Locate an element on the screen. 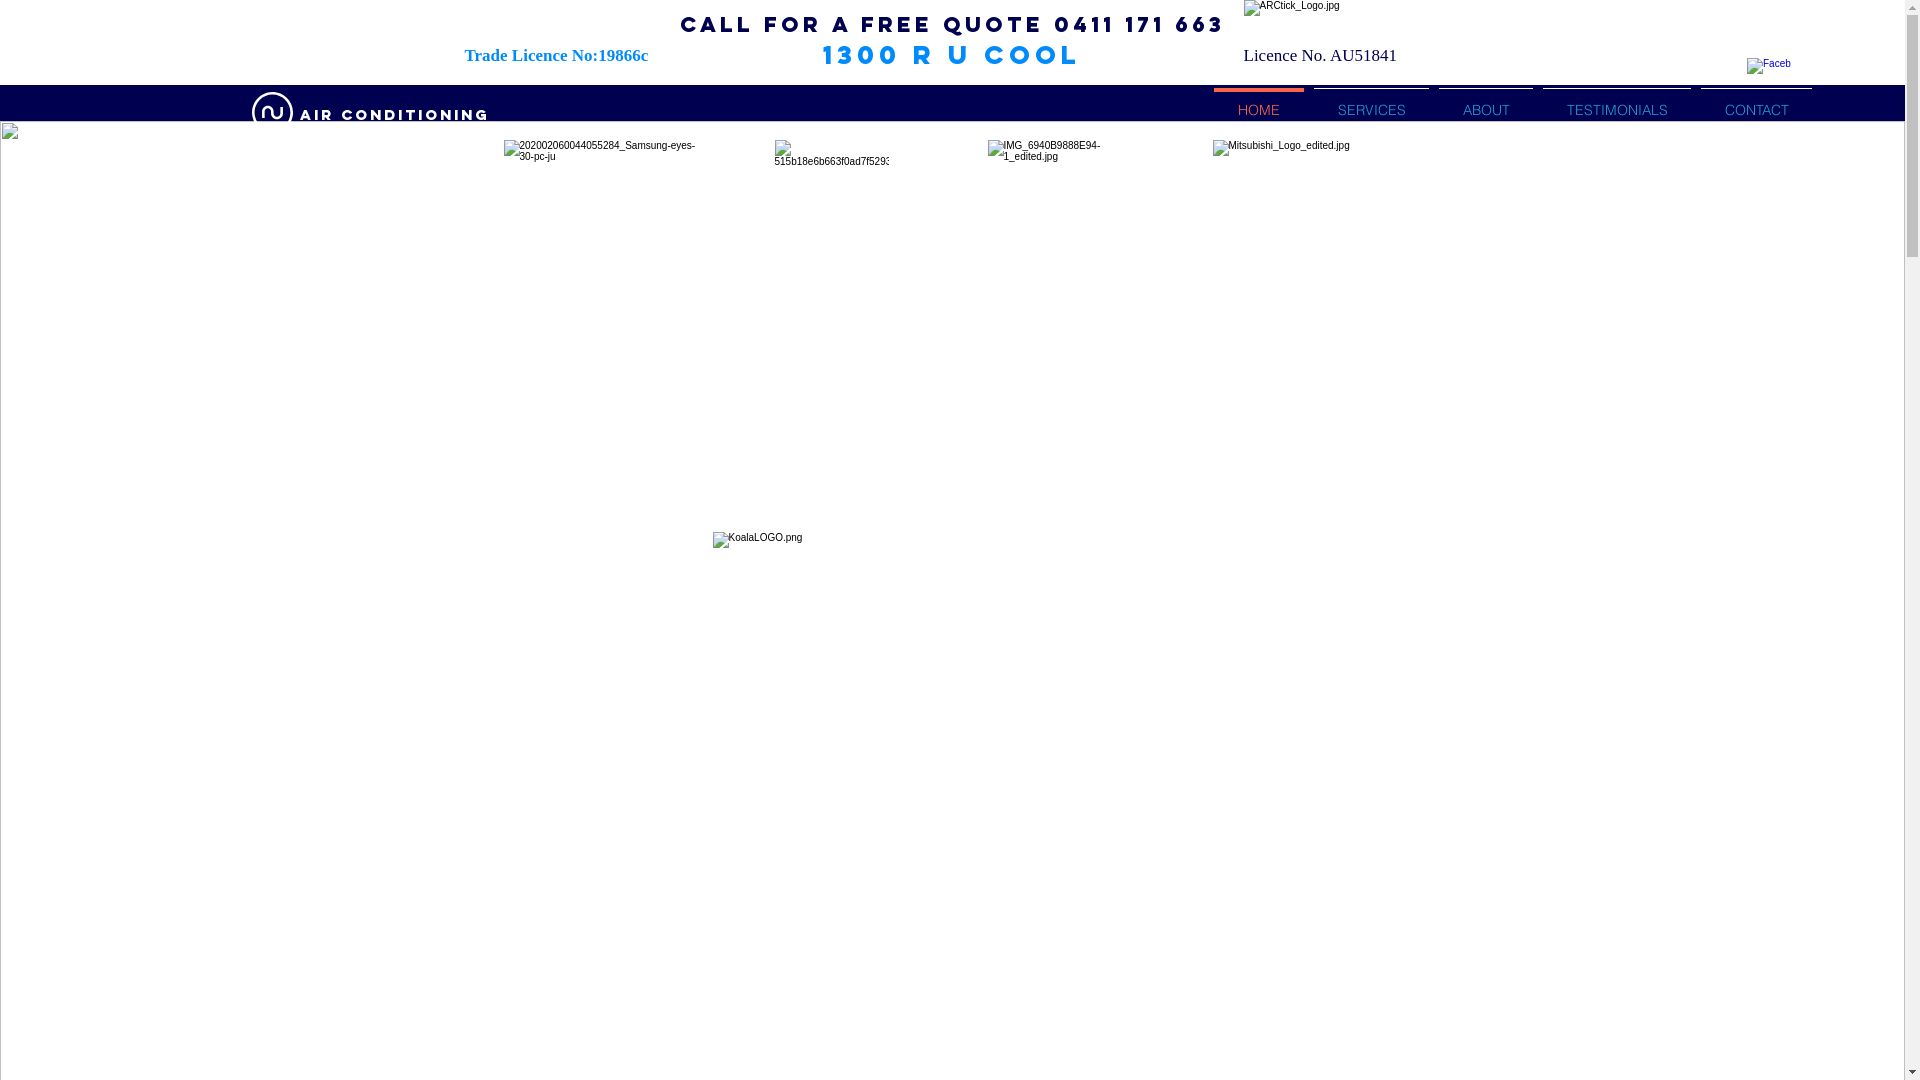 The height and width of the screenshot is (1080, 1920). 'ABOUT' is located at coordinates (1486, 101).